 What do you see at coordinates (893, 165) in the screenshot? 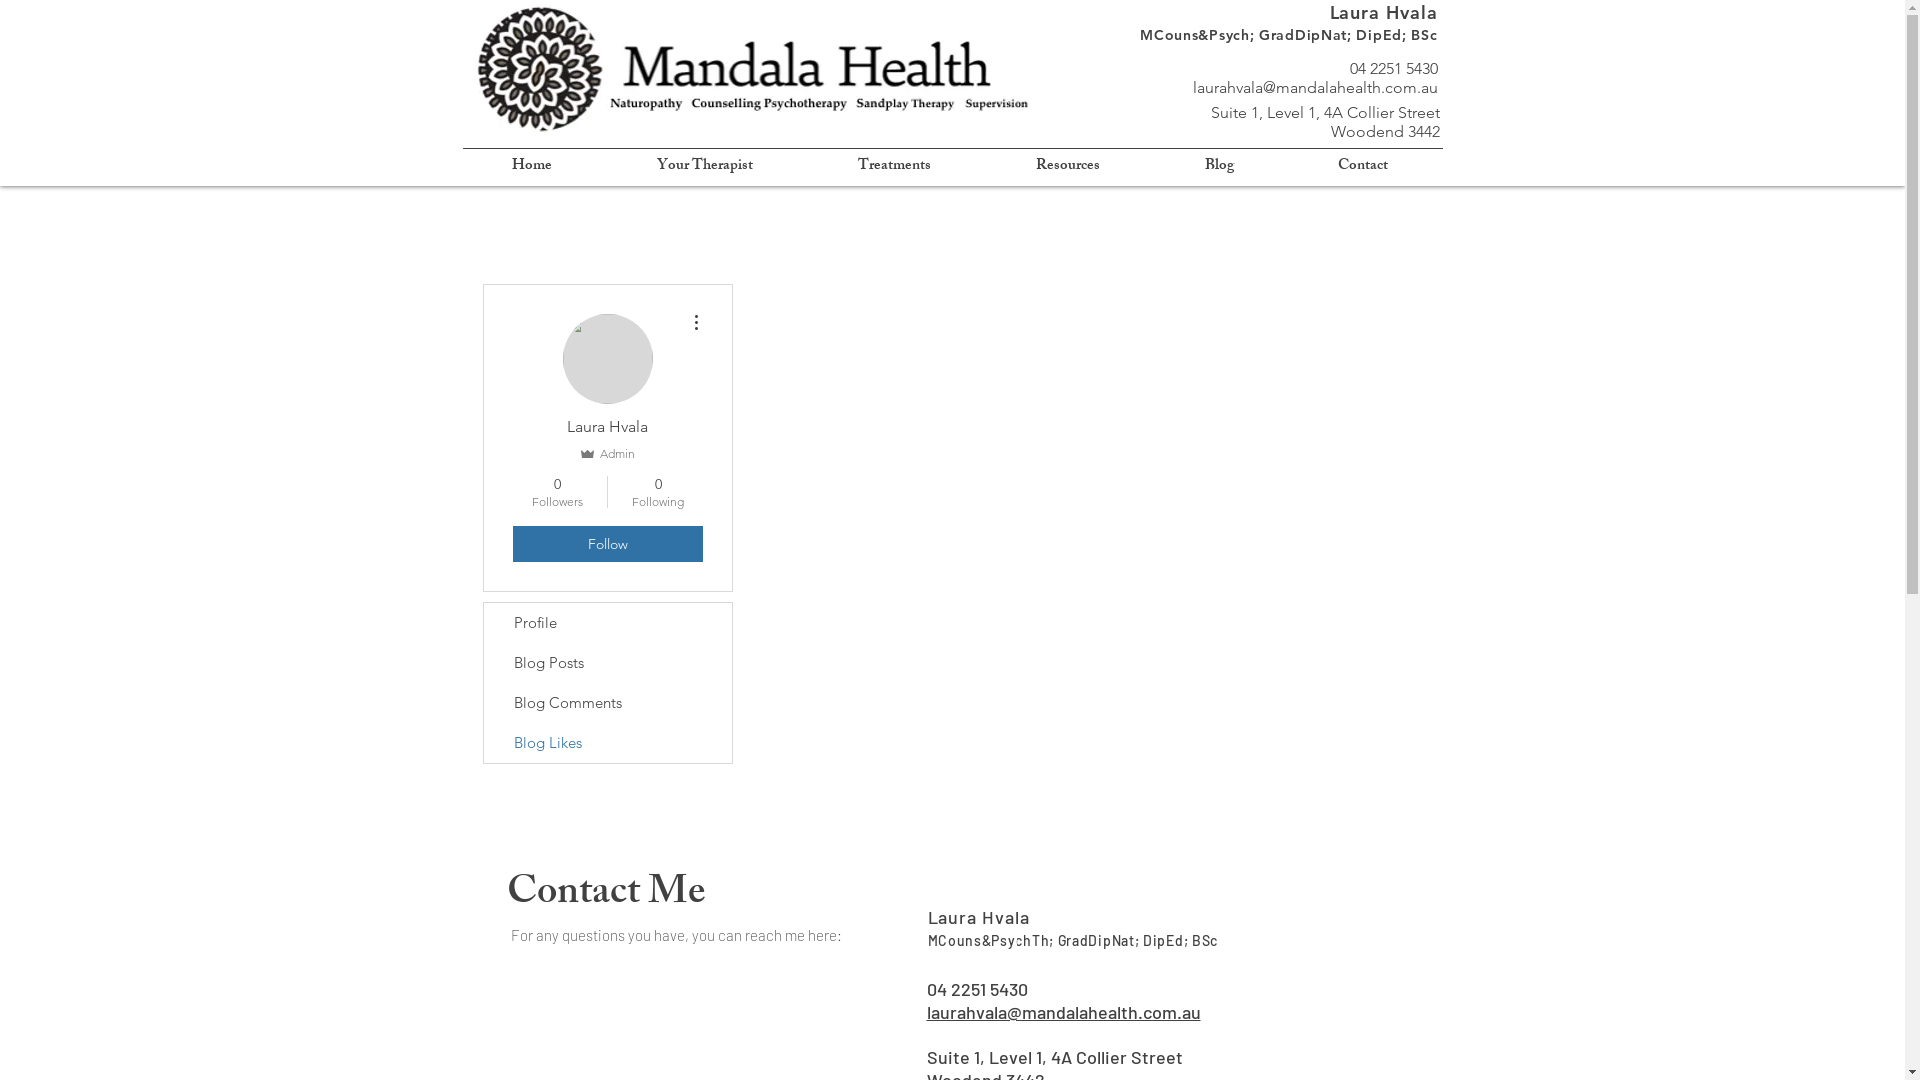
I see `'Treatments'` at bounding box center [893, 165].